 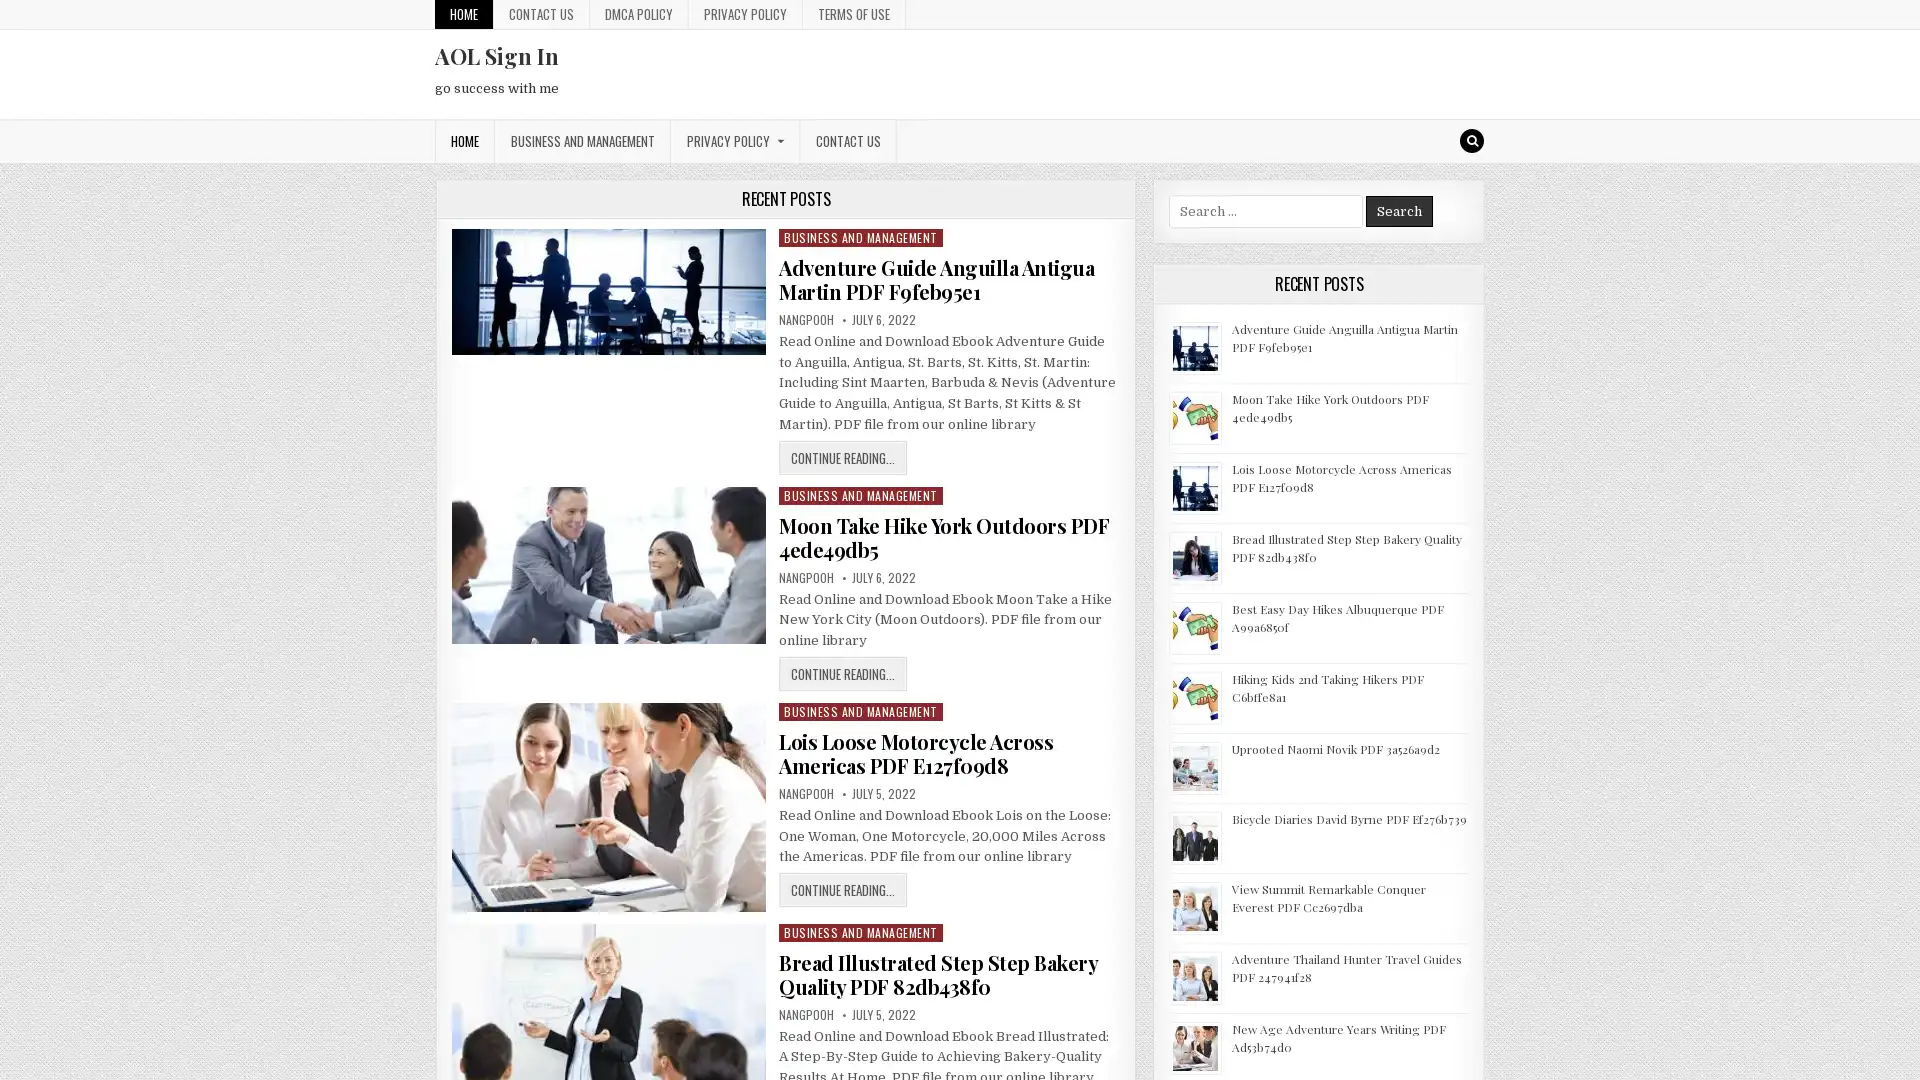 What do you see at coordinates (1398, 211) in the screenshot?
I see `Search` at bounding box center [1398, 211].